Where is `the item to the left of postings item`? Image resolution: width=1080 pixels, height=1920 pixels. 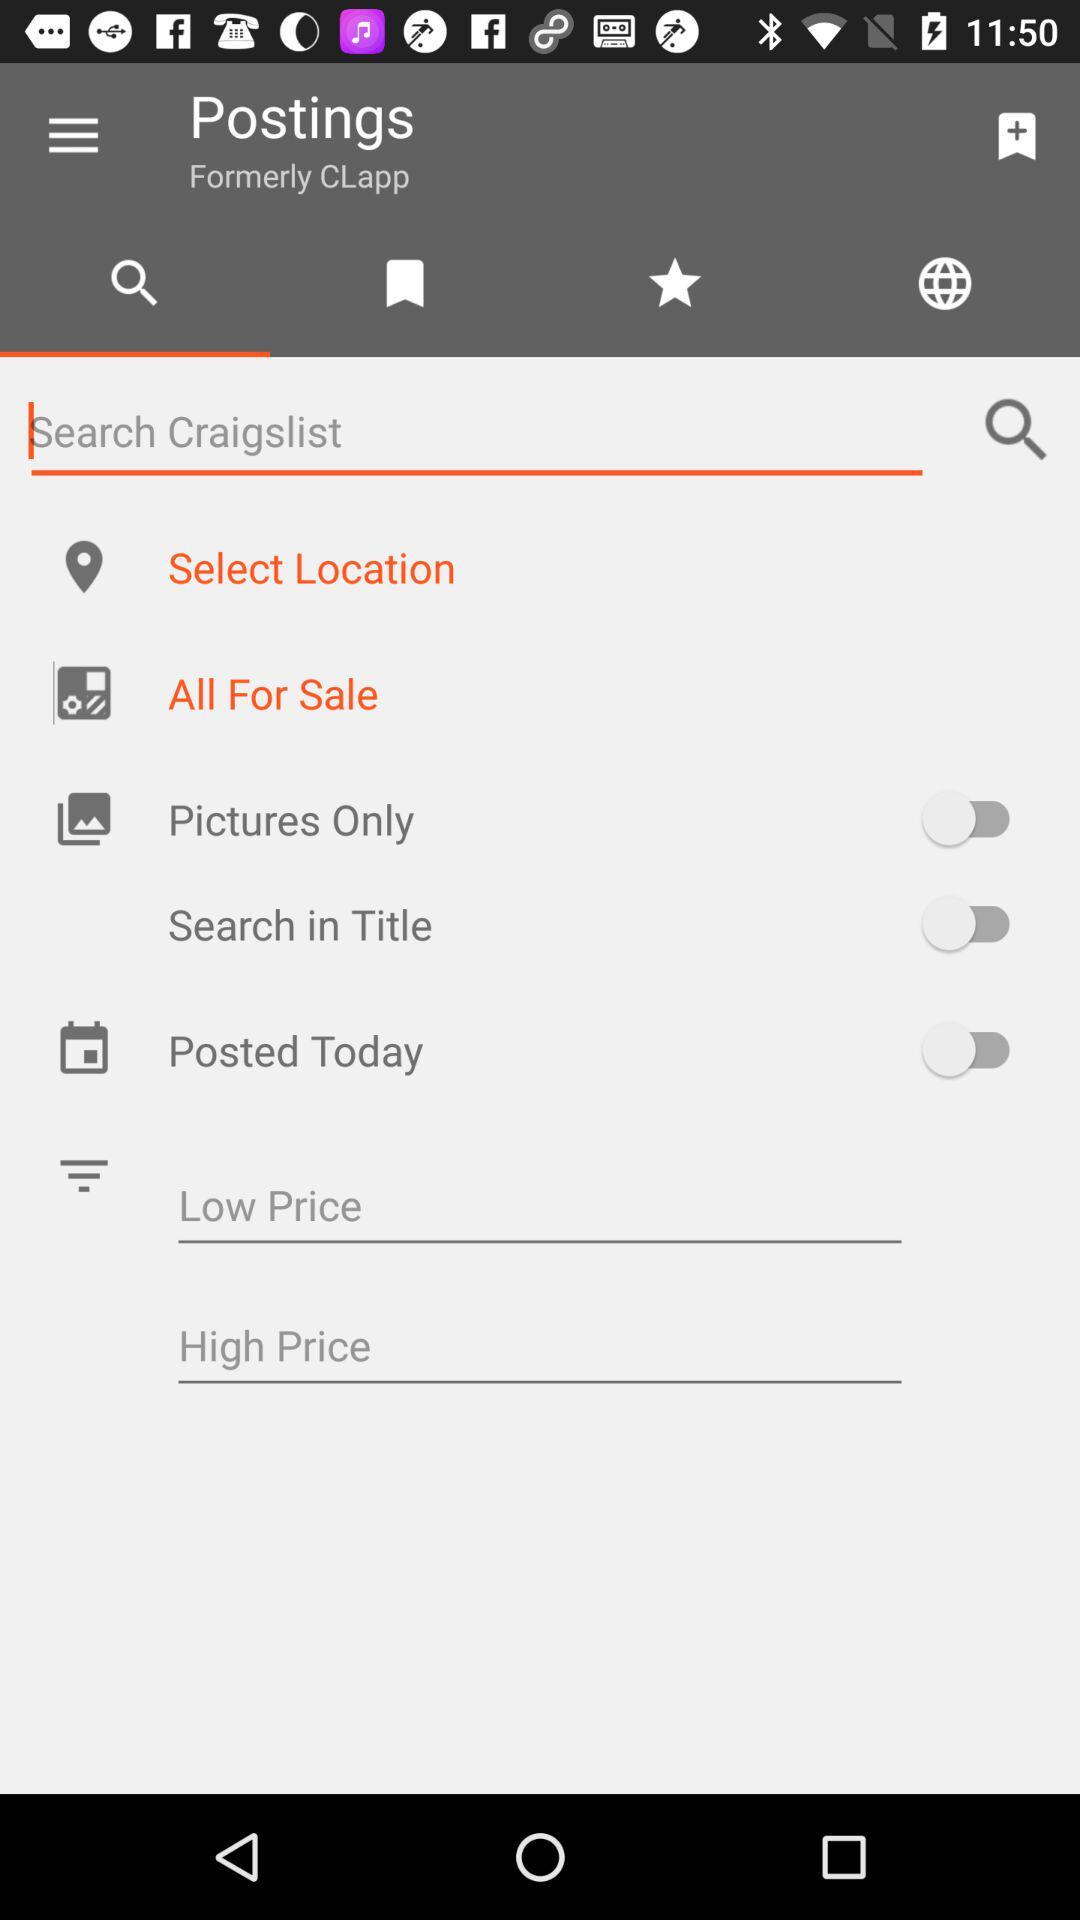
the item to the left of postings item is located at coordinates (72, 135).